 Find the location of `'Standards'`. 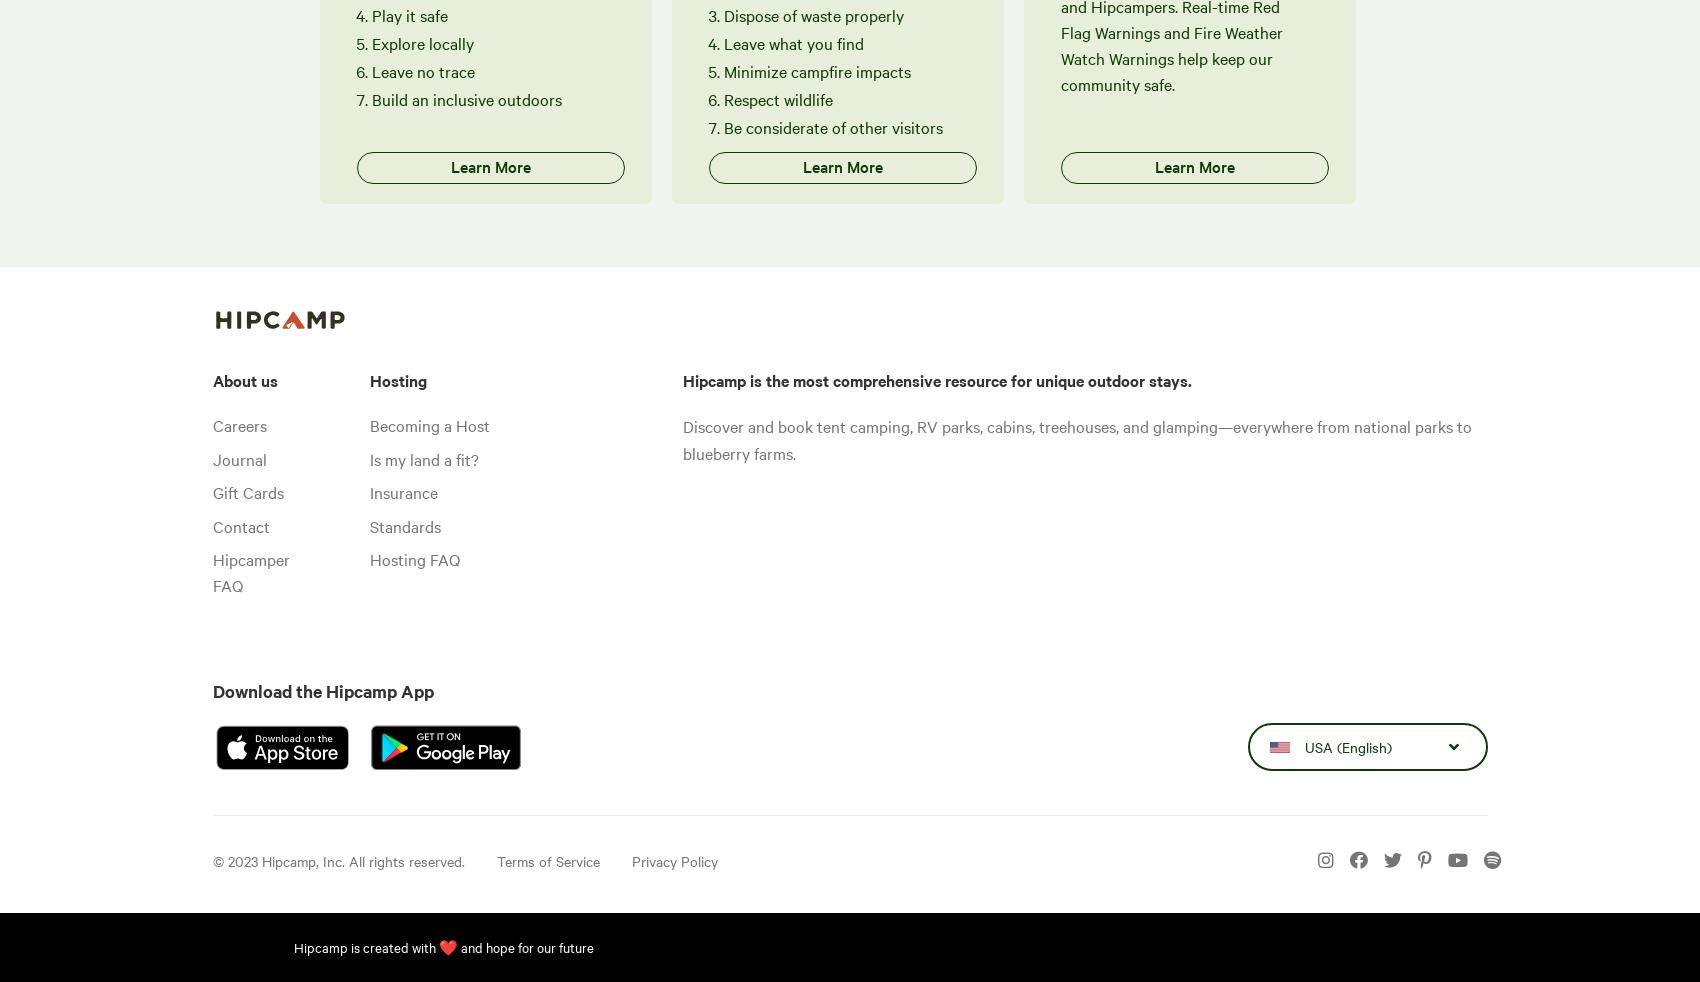

'Standards' is located at coordinates (368, 523).